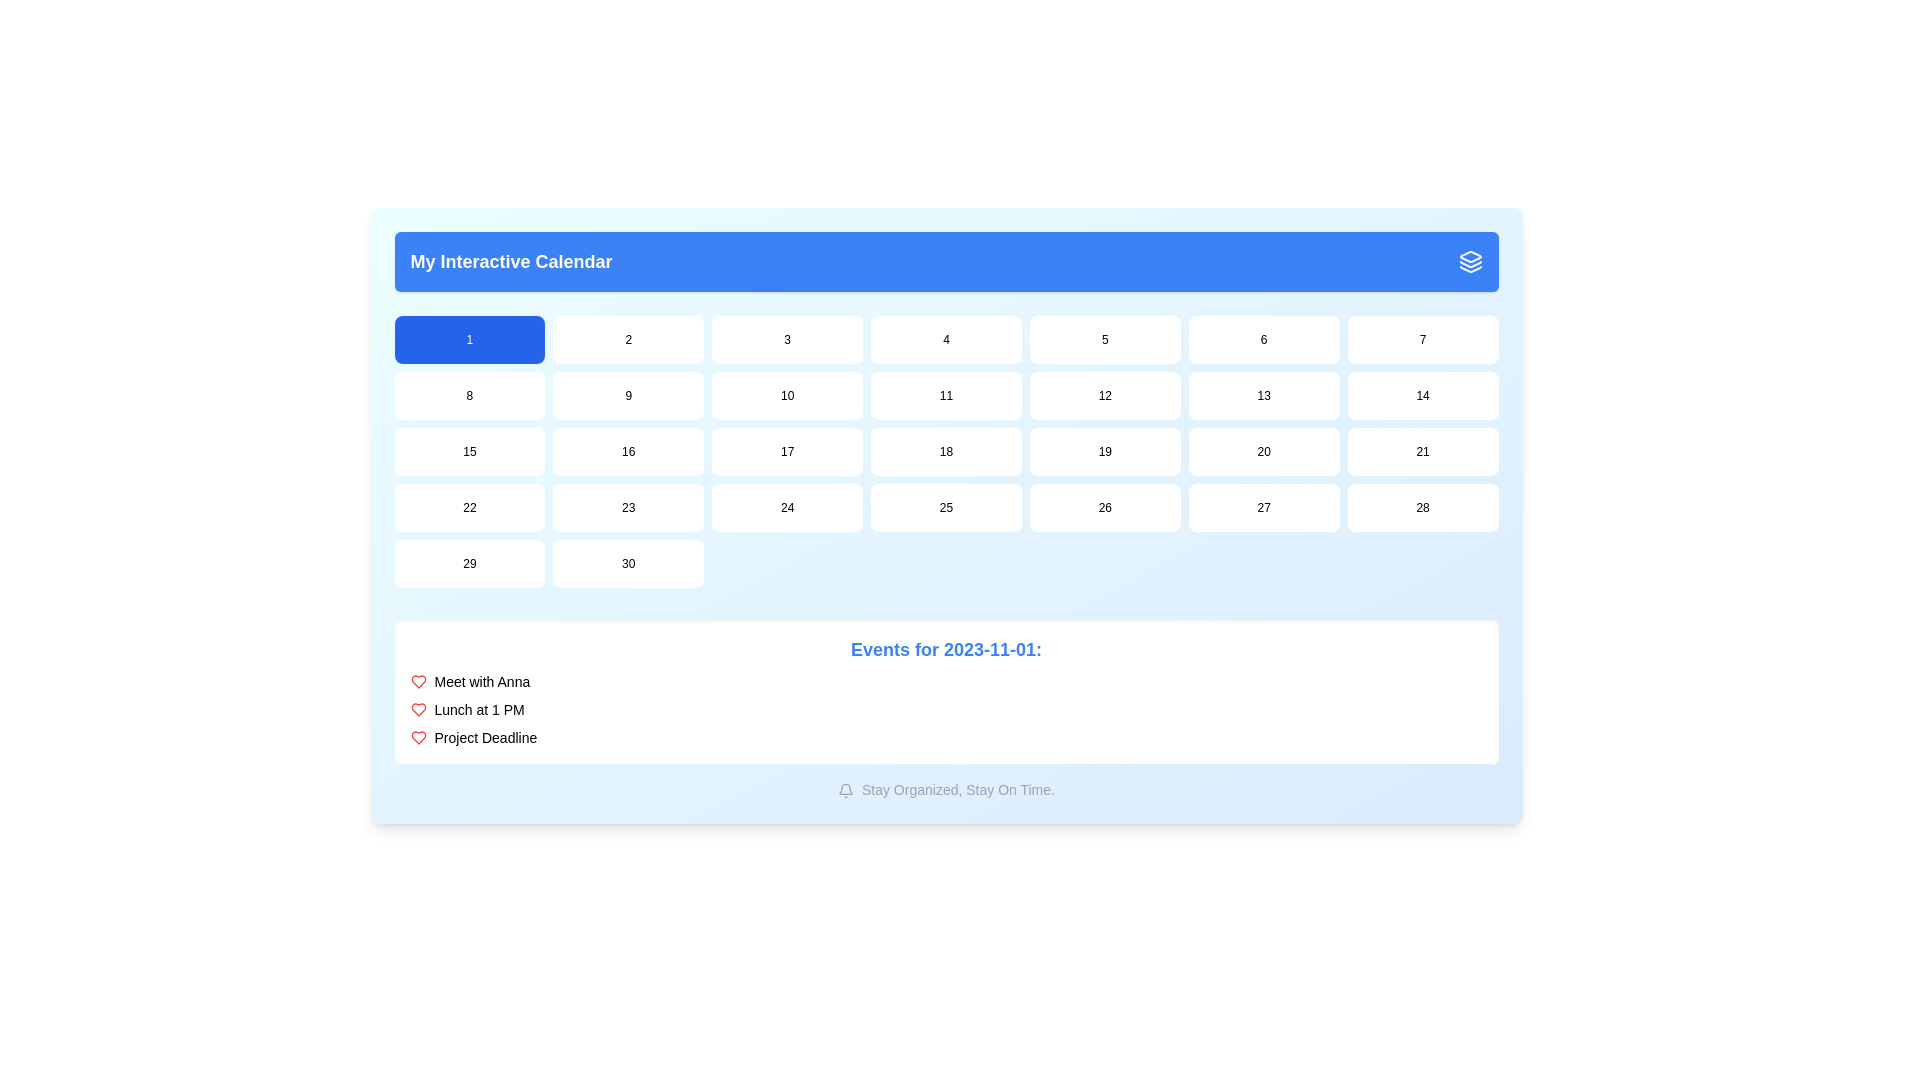  What do you see at coordinates (945, 338) in the screenshot?
I see `the interactive day selector button` at bounding box center [945, 338].